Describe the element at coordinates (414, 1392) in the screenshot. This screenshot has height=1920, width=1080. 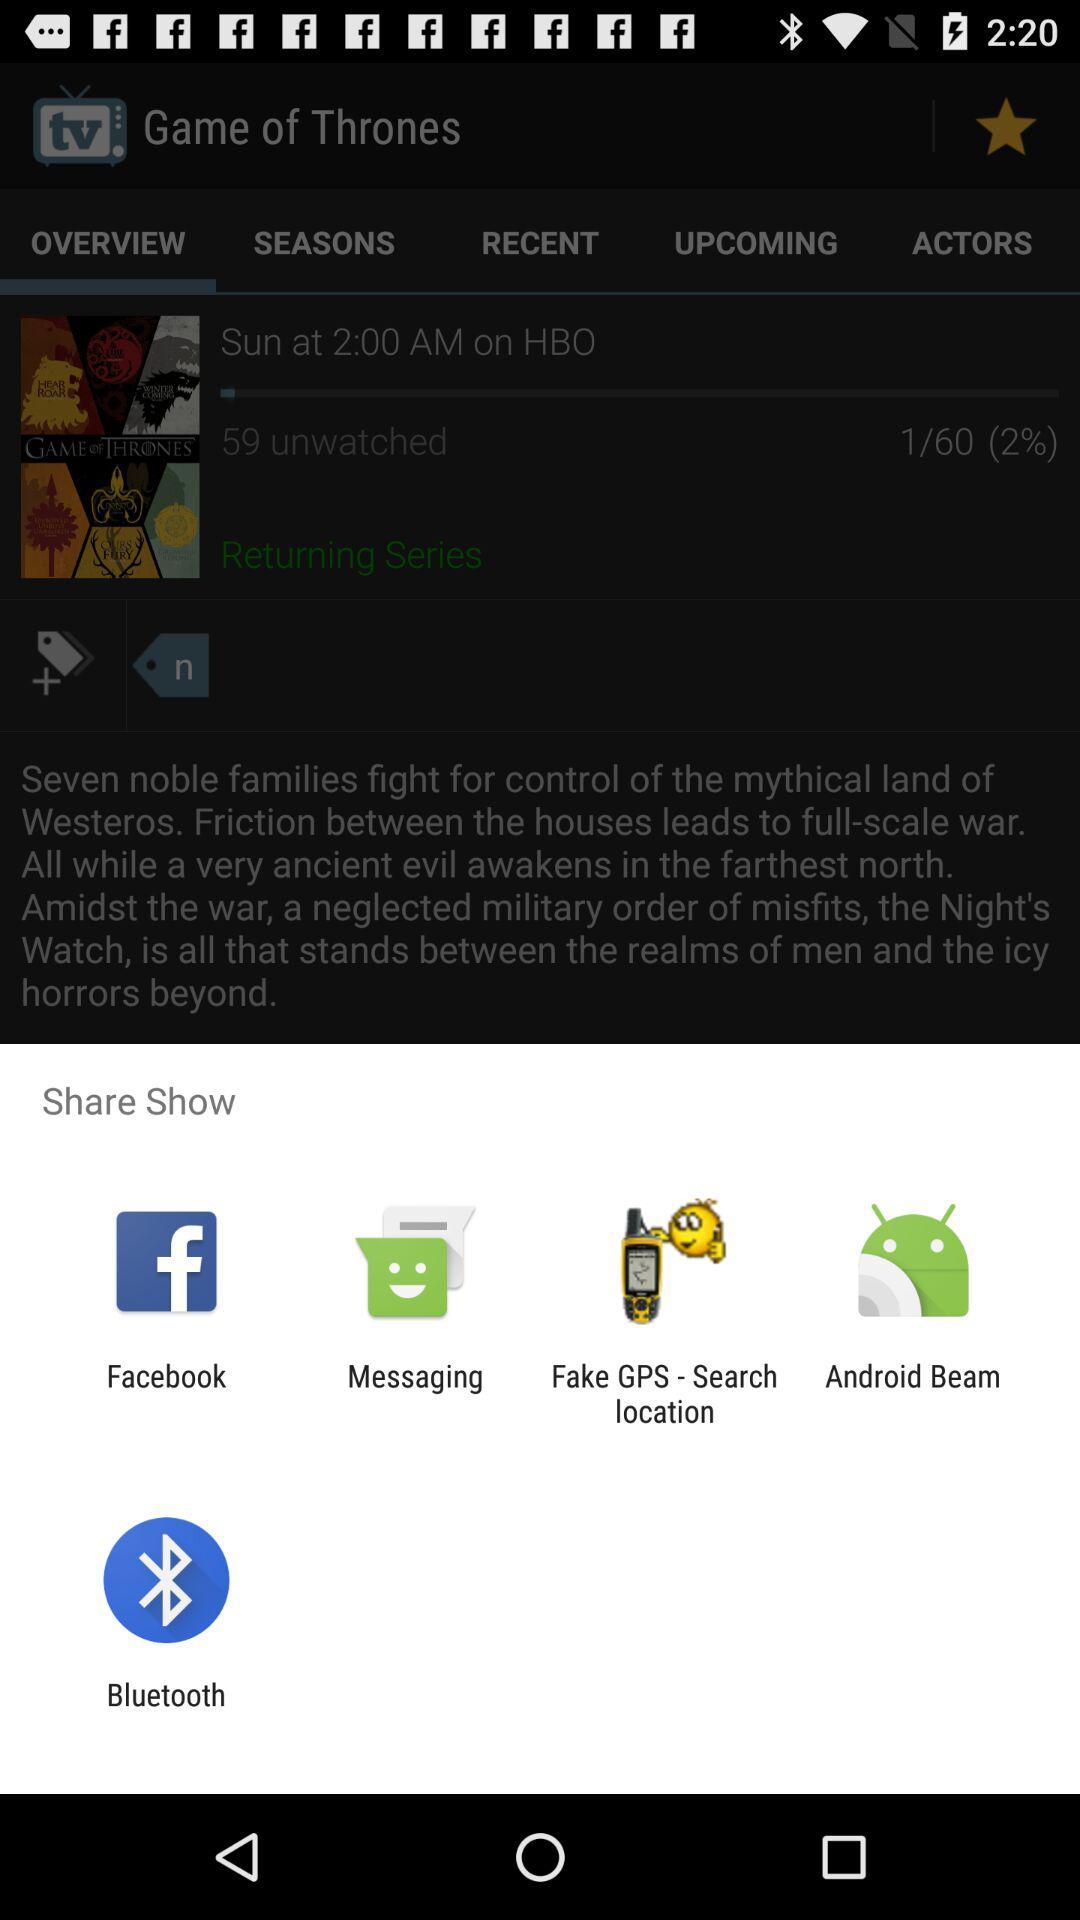
I see `the item next to the fake gps search app` at that location.